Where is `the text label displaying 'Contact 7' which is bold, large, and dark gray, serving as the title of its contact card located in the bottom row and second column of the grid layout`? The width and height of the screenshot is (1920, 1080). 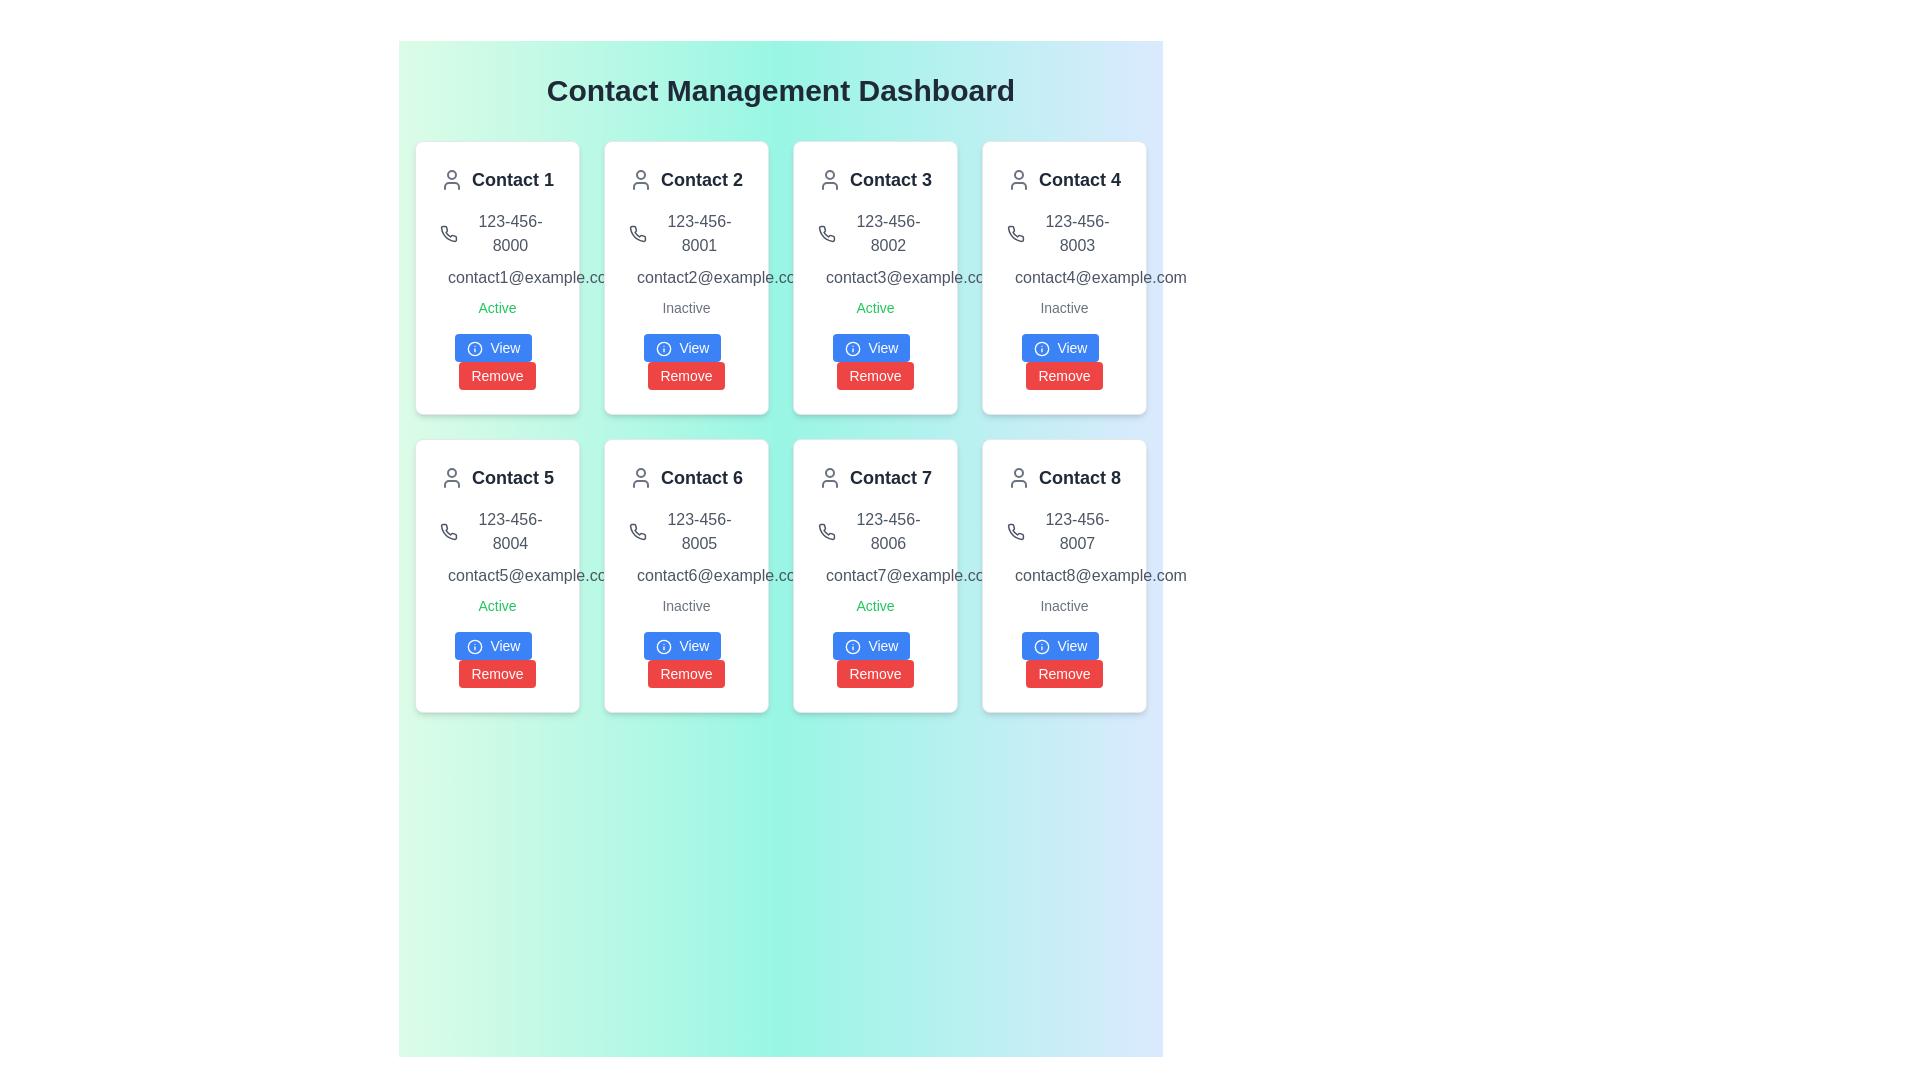
the text label displaying 'Contact 7' which is bold, large, and dark gray, serving as the title of its contact card located in the bottom row and second column of the grid layout is located at coordinates (890, 478).